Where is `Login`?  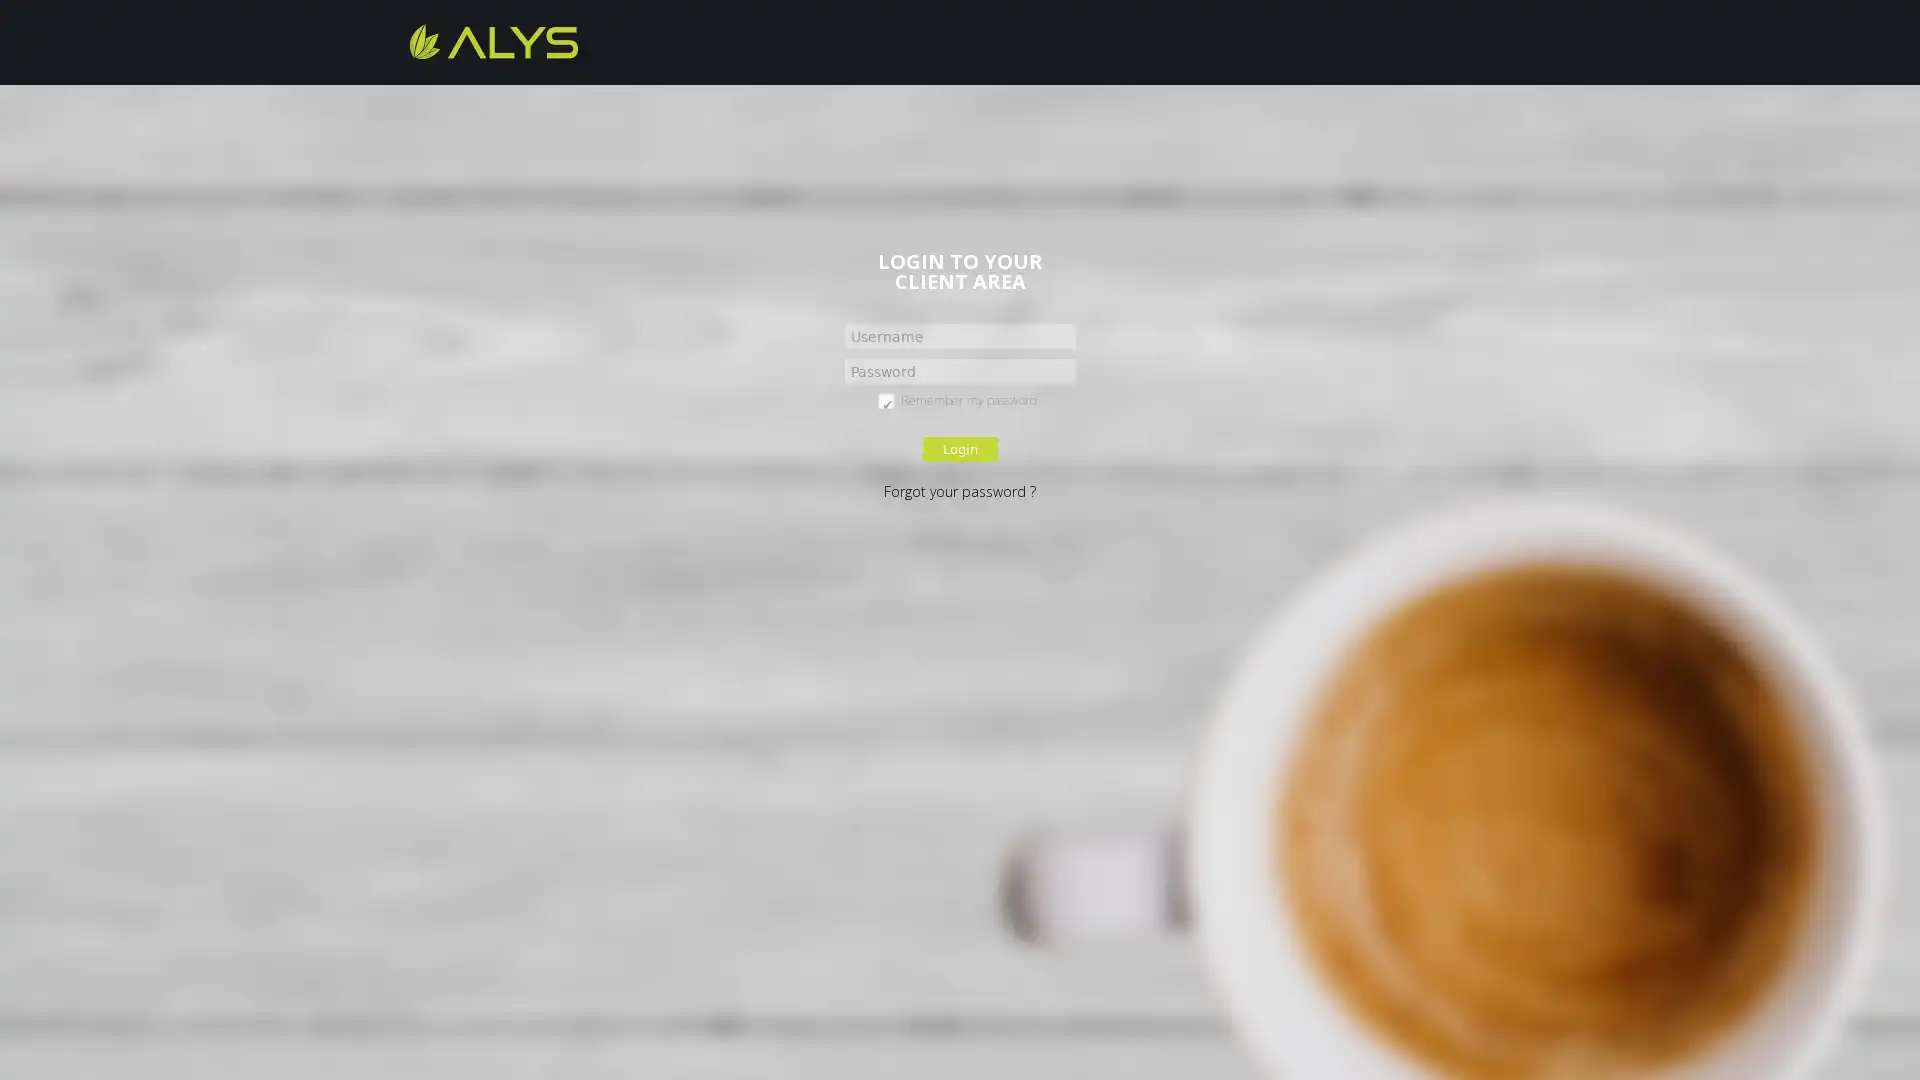 Login is located at coordinates (958, 448).